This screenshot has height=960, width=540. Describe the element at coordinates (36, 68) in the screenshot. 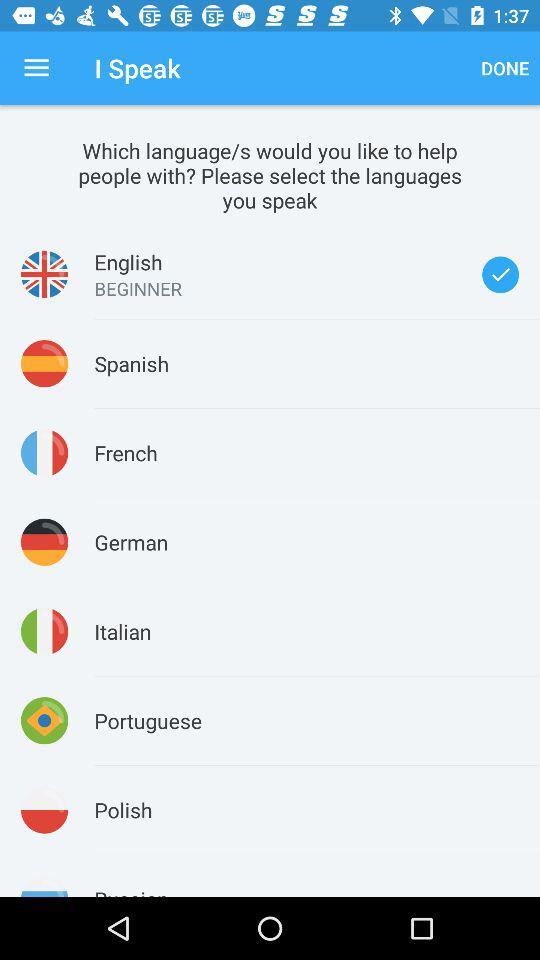

I see `the item to the left of the i speak` at that location.